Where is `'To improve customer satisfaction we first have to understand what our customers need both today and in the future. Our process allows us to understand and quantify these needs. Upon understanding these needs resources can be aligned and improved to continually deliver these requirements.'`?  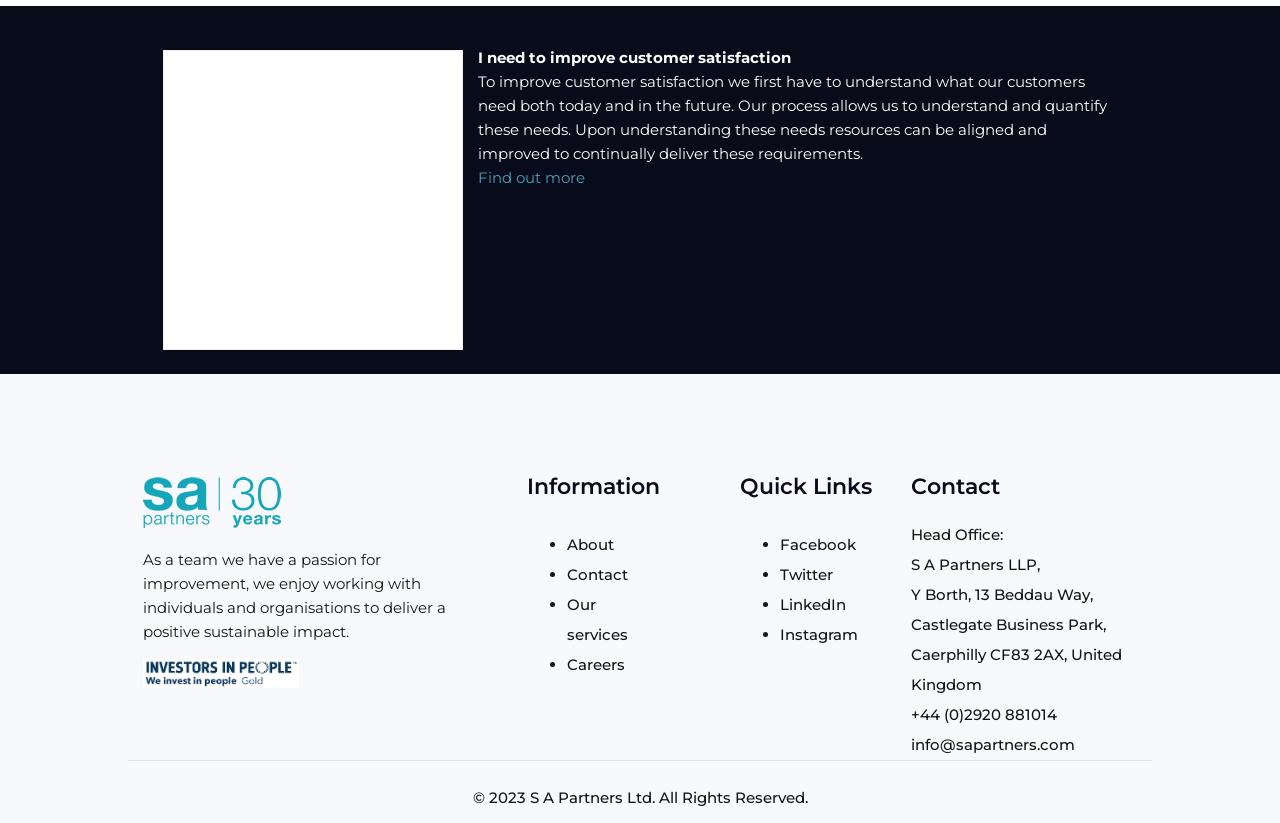 'To improve customer satisfaction we first have to understand what our customers need both today and in the future. Our process allows us to understand and quantify these needs. Upon understanding these needs resources can be aligned and improved to continually deliver these requirements.' is located at coordinates (791, 117).